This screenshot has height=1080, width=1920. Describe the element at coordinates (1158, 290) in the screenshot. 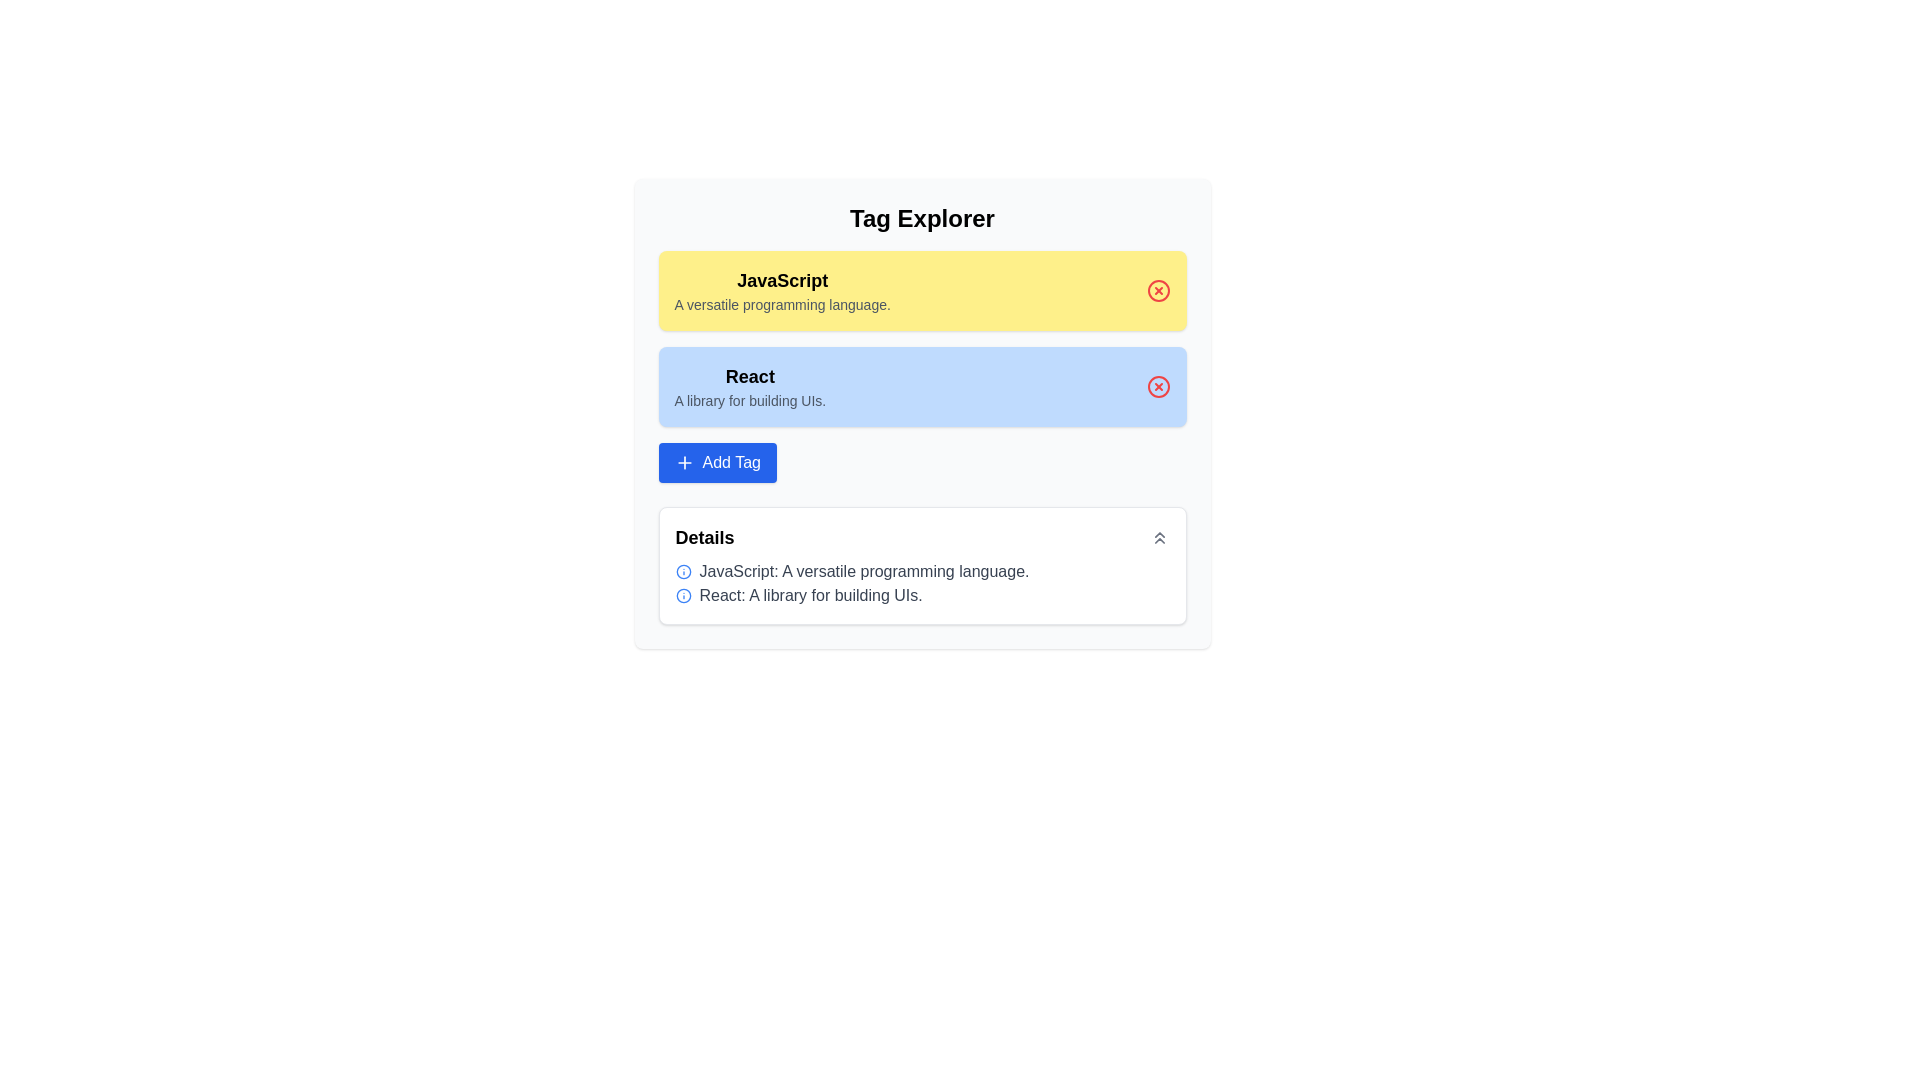

I see `the thin-lined circular Icon Button with a cross icon in the center, located at the top-right corner of the yellow 'JavaScript' card` at that location.